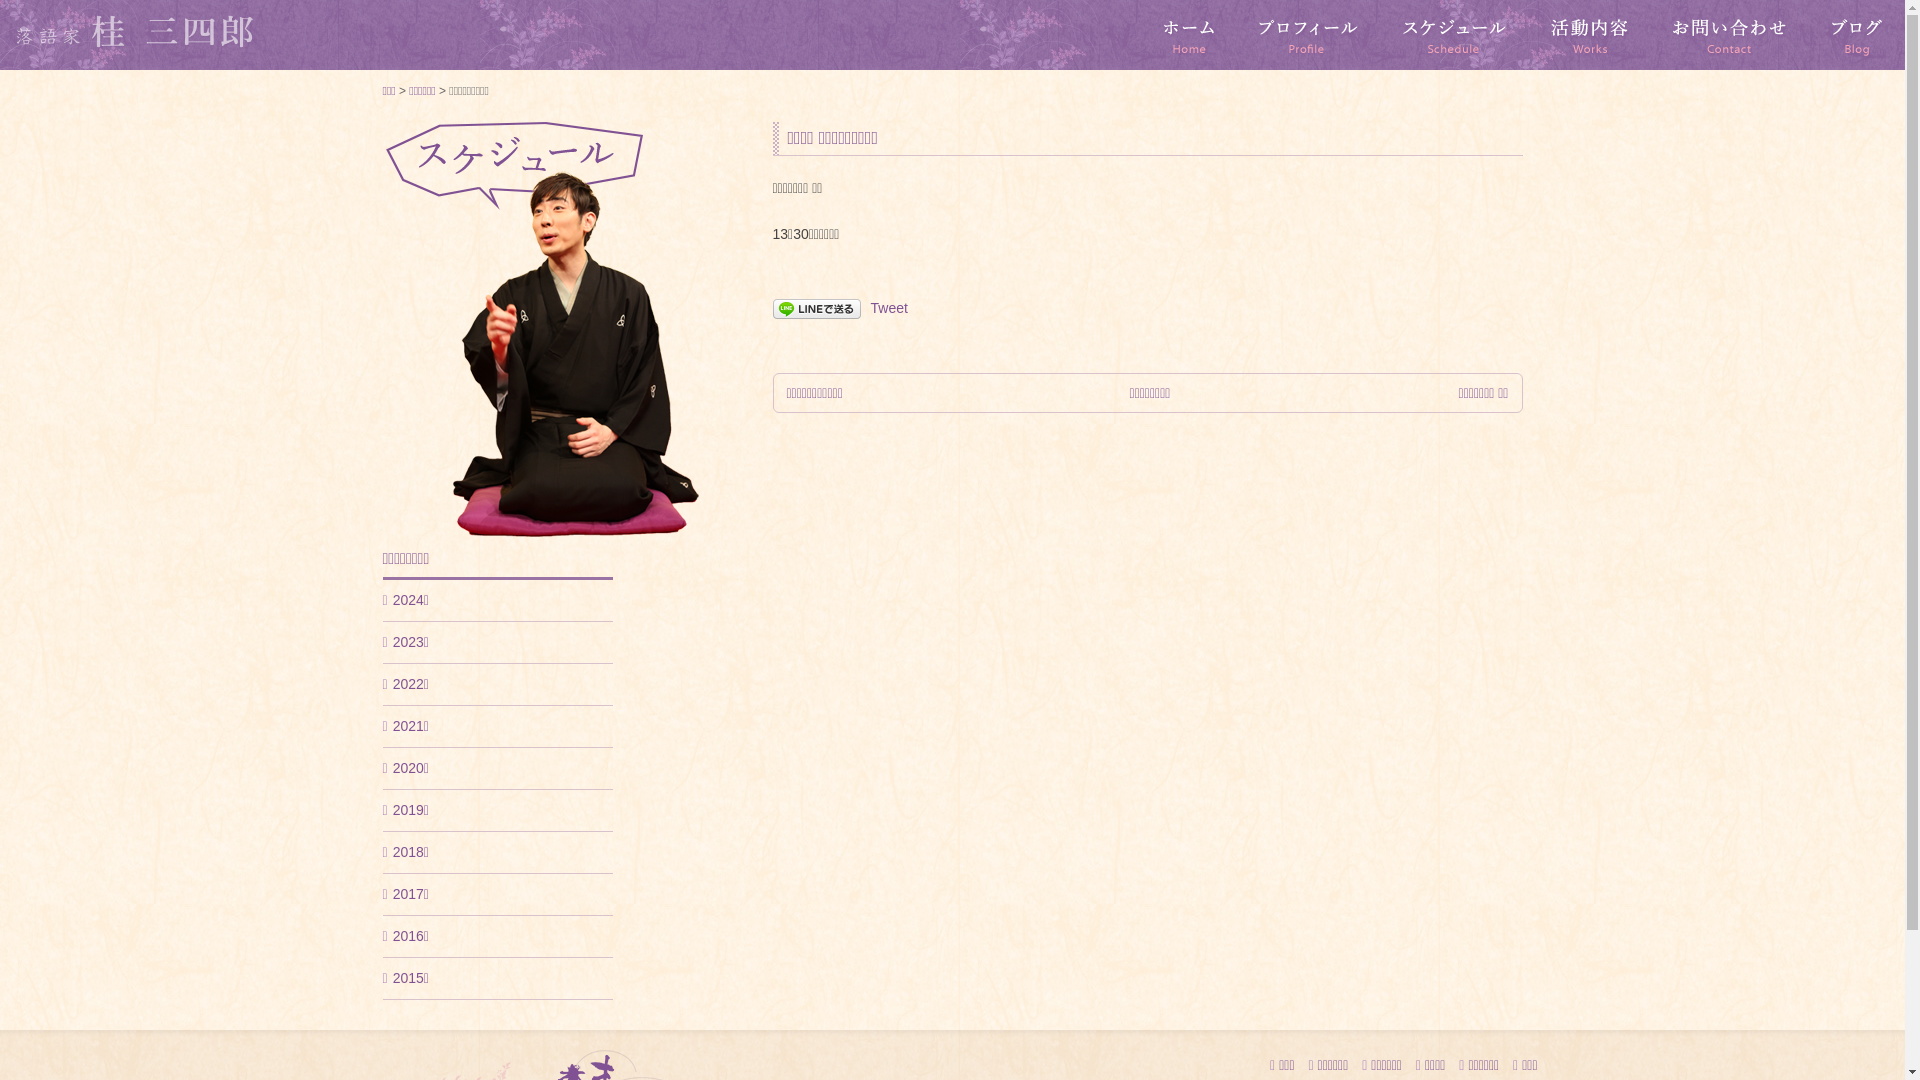  I want to click on 'Tweet', so click(887, 308).